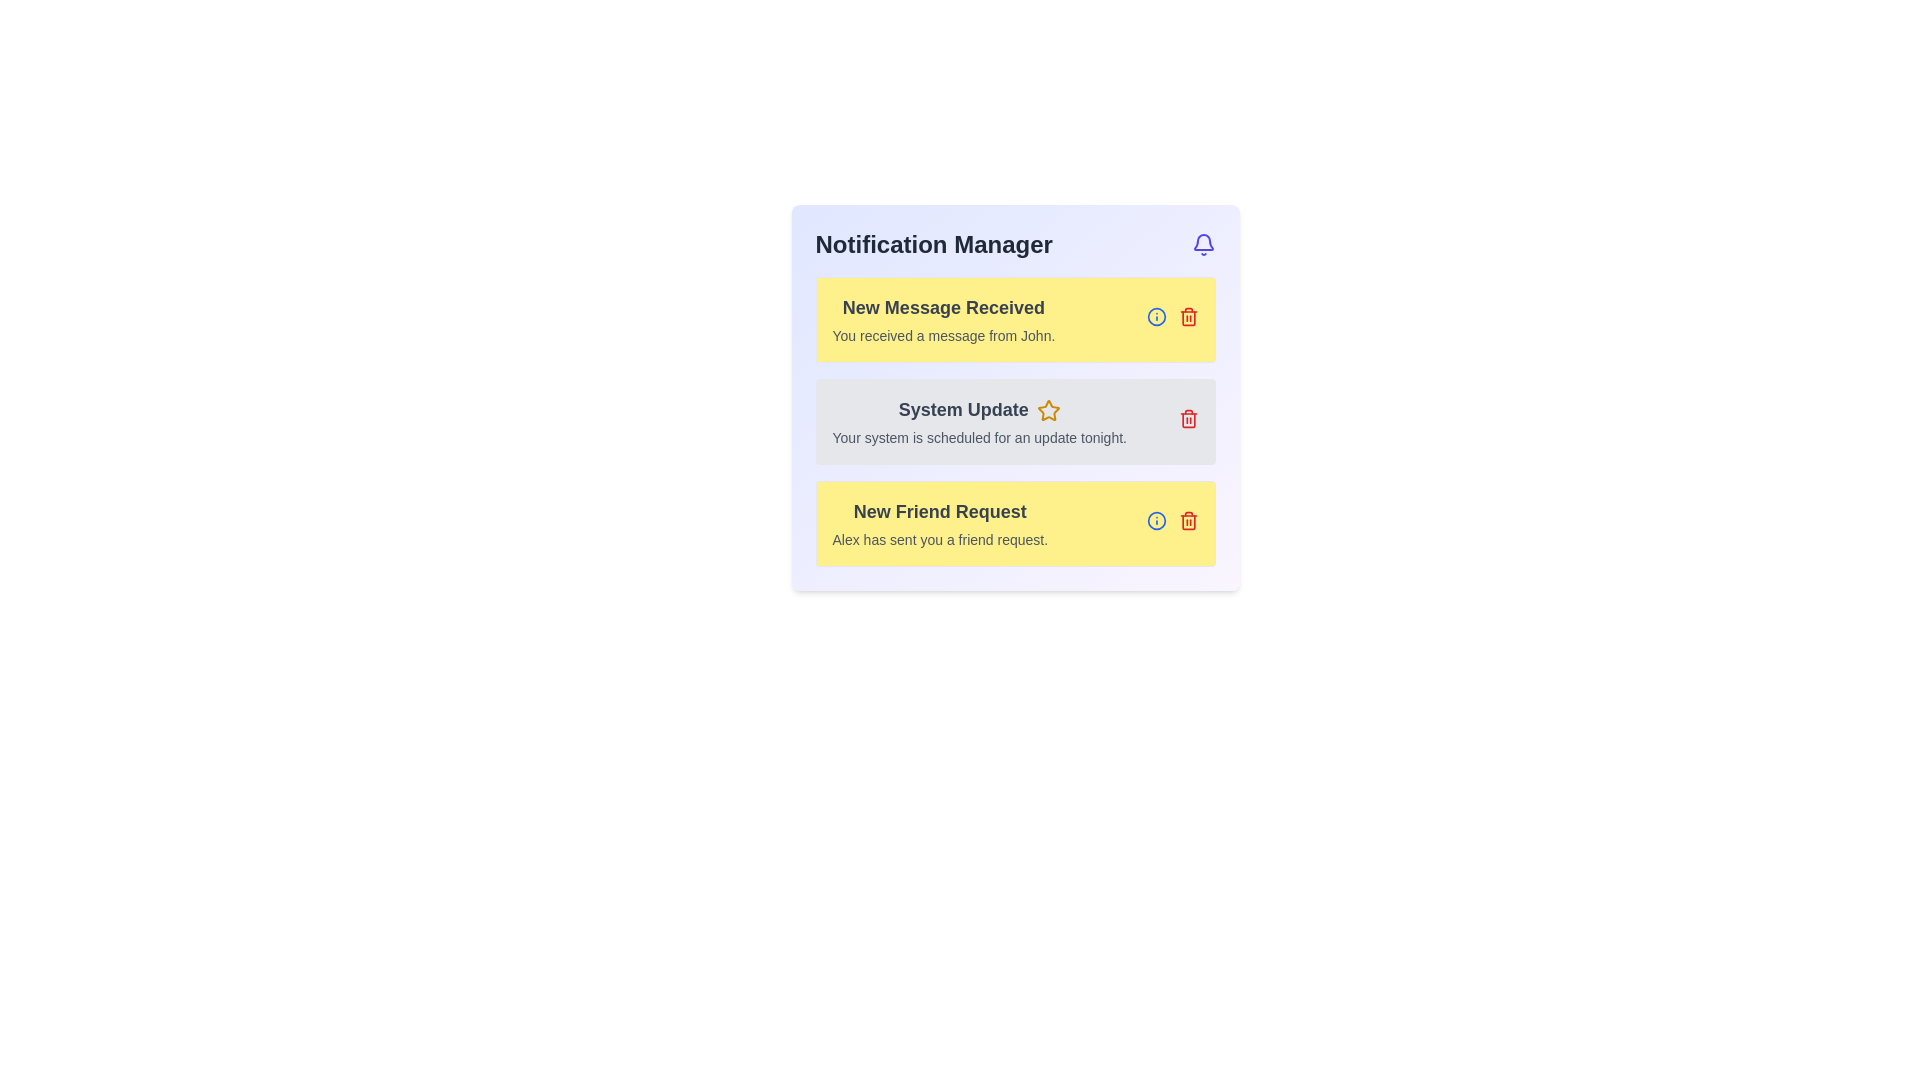 Image resolution: width=1920 pixels, height=1080 pixels. What do you see at coordinates (1015, 319) in the screenshot?
I see `the first notification item with a yellow background, which informs the user about a new message from 'John'` at bounding box center [1015, 319].